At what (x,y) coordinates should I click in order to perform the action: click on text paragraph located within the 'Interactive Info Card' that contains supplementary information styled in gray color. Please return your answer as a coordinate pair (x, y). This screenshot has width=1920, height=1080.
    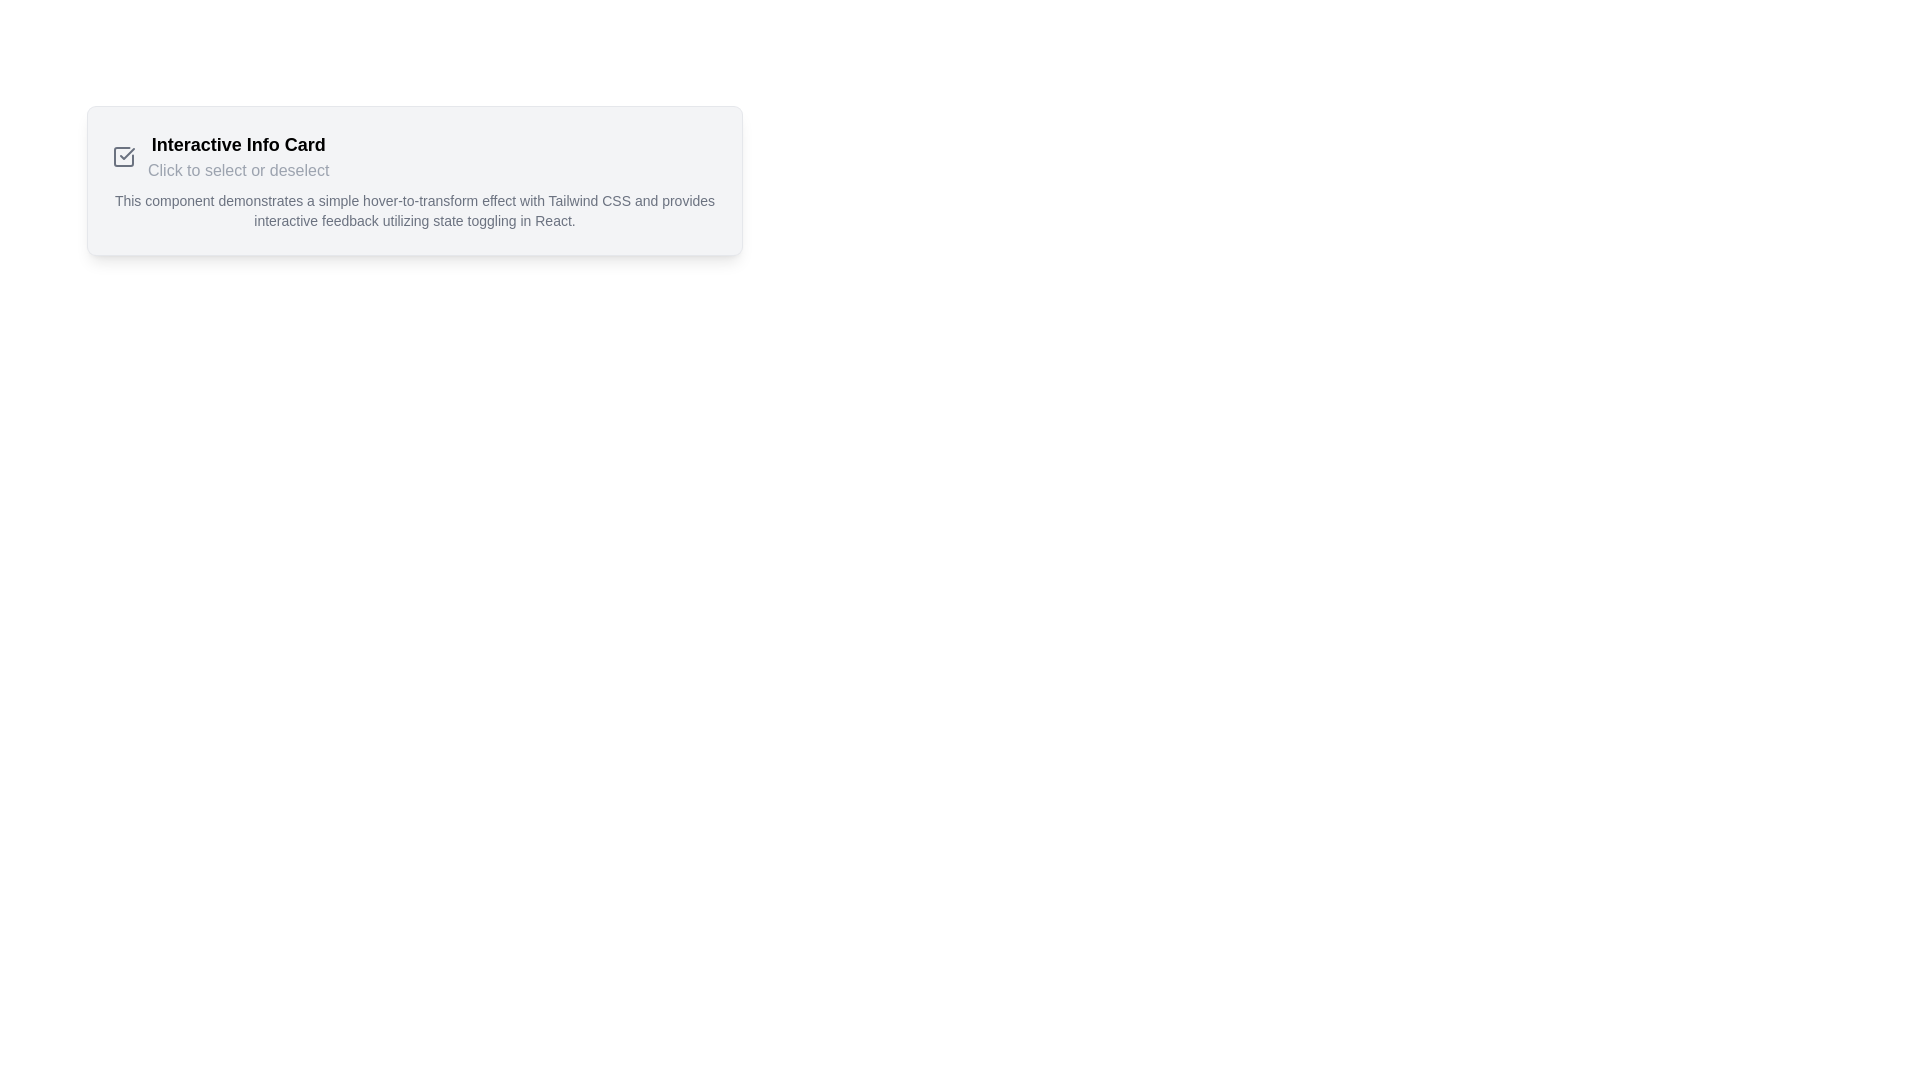
    Looking at the image, I should click on (413, 211).